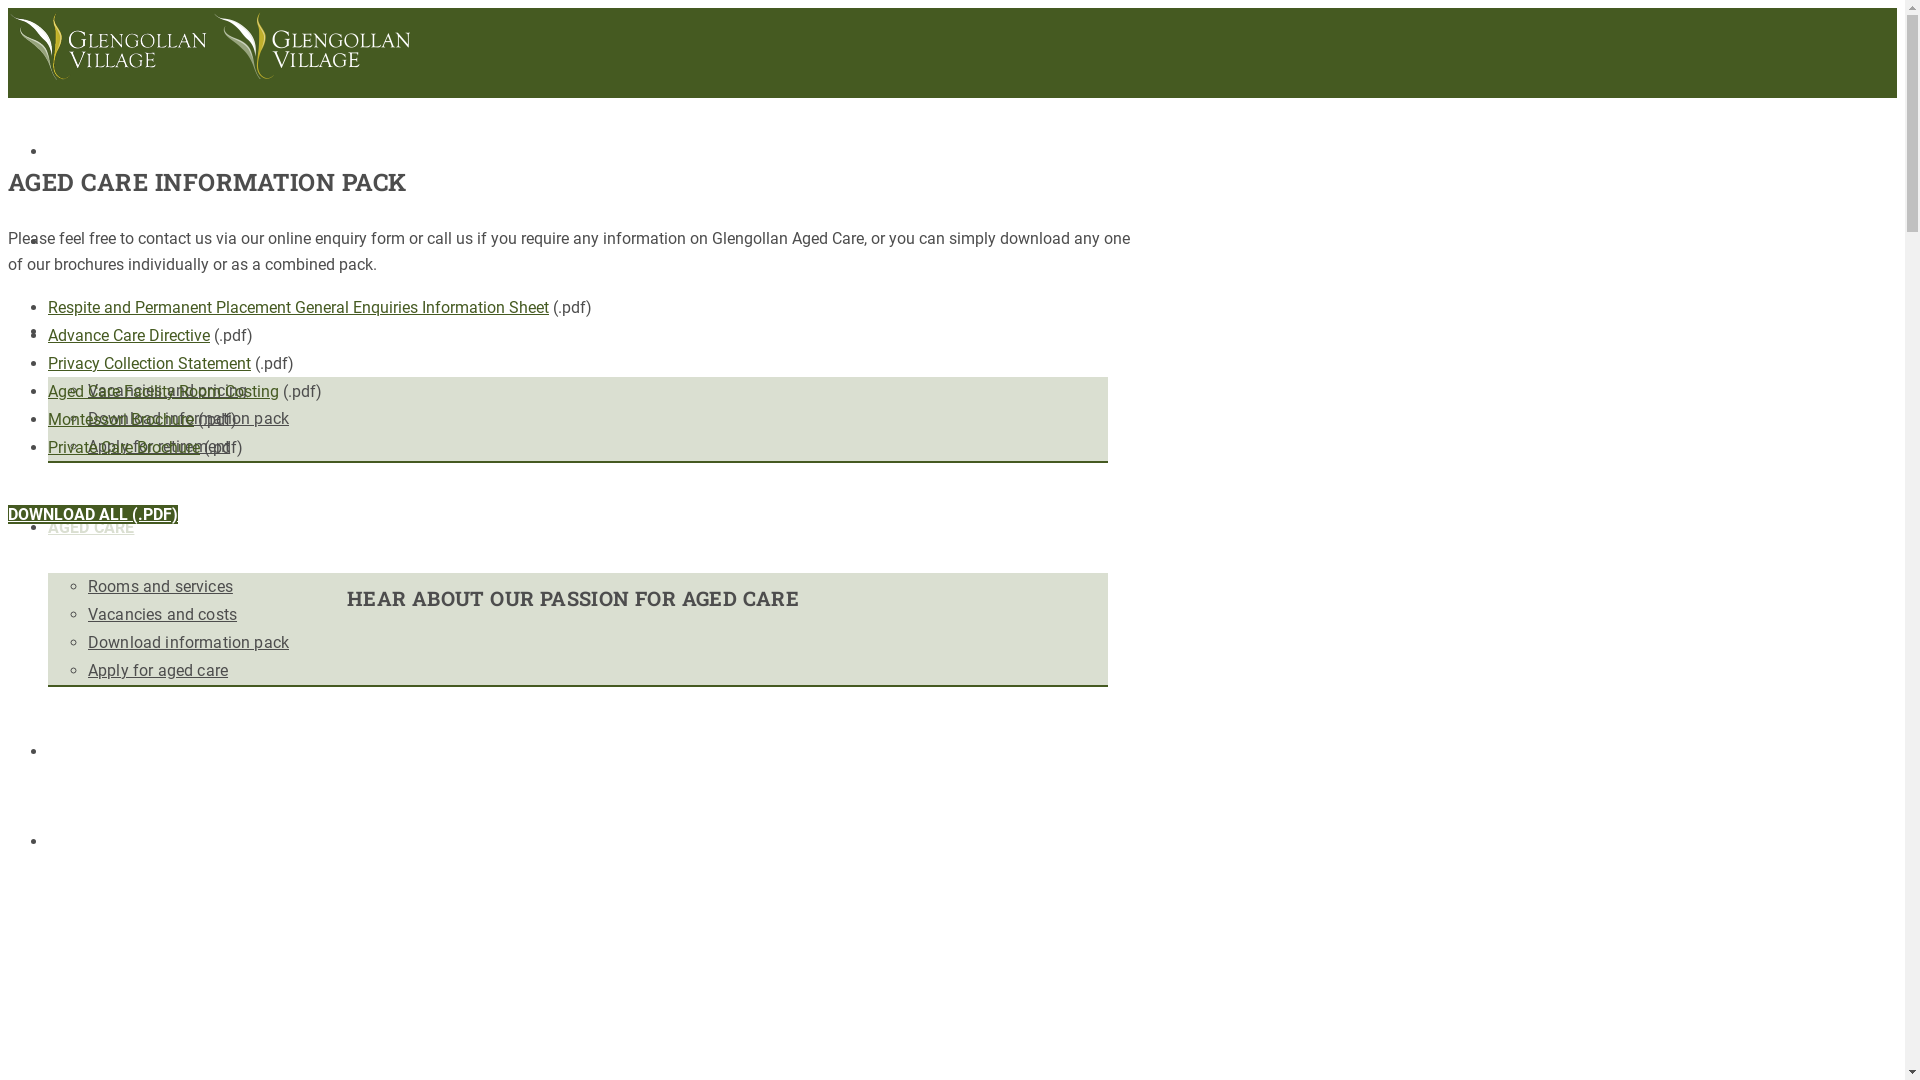 The image size is (1920, 1080). I want to click on 'Advance Care Directive', so click(128, 334).